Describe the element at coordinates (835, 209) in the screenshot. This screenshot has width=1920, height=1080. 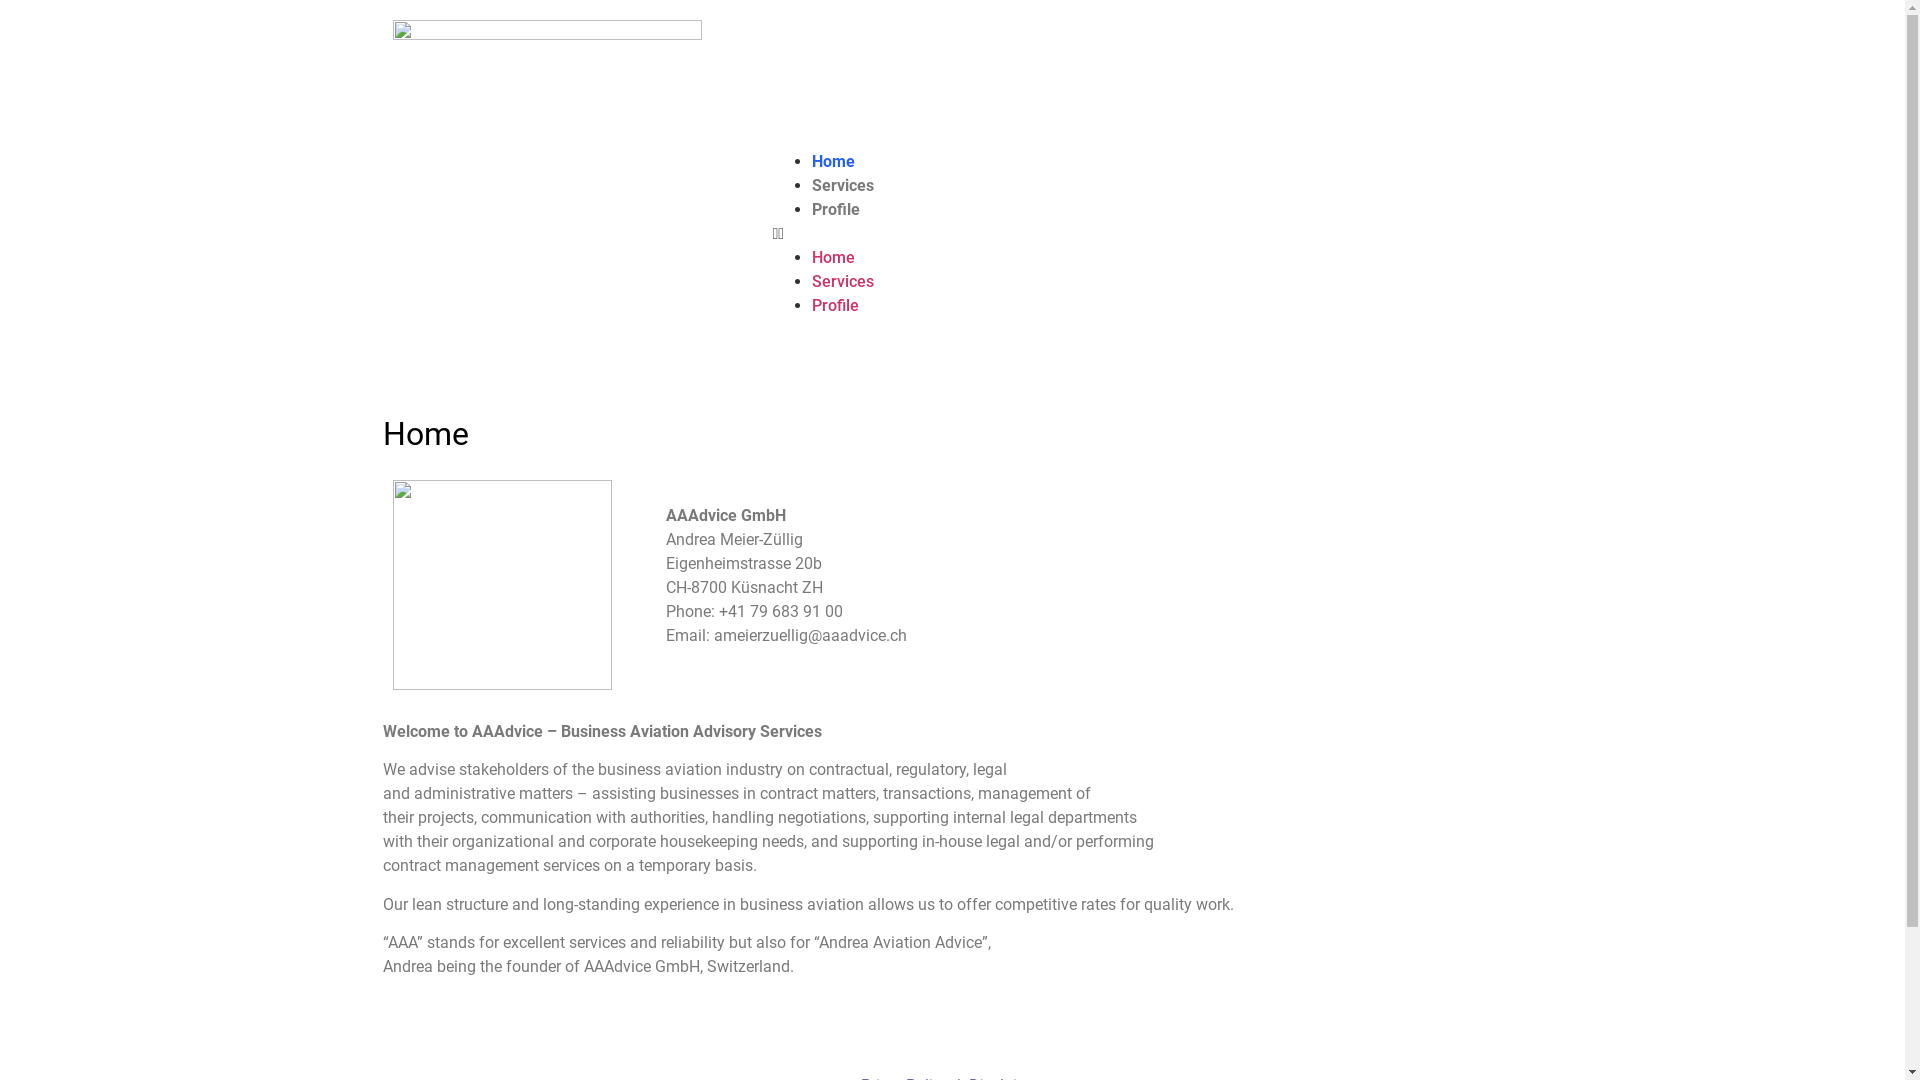
I see `'Profile'` at that location.